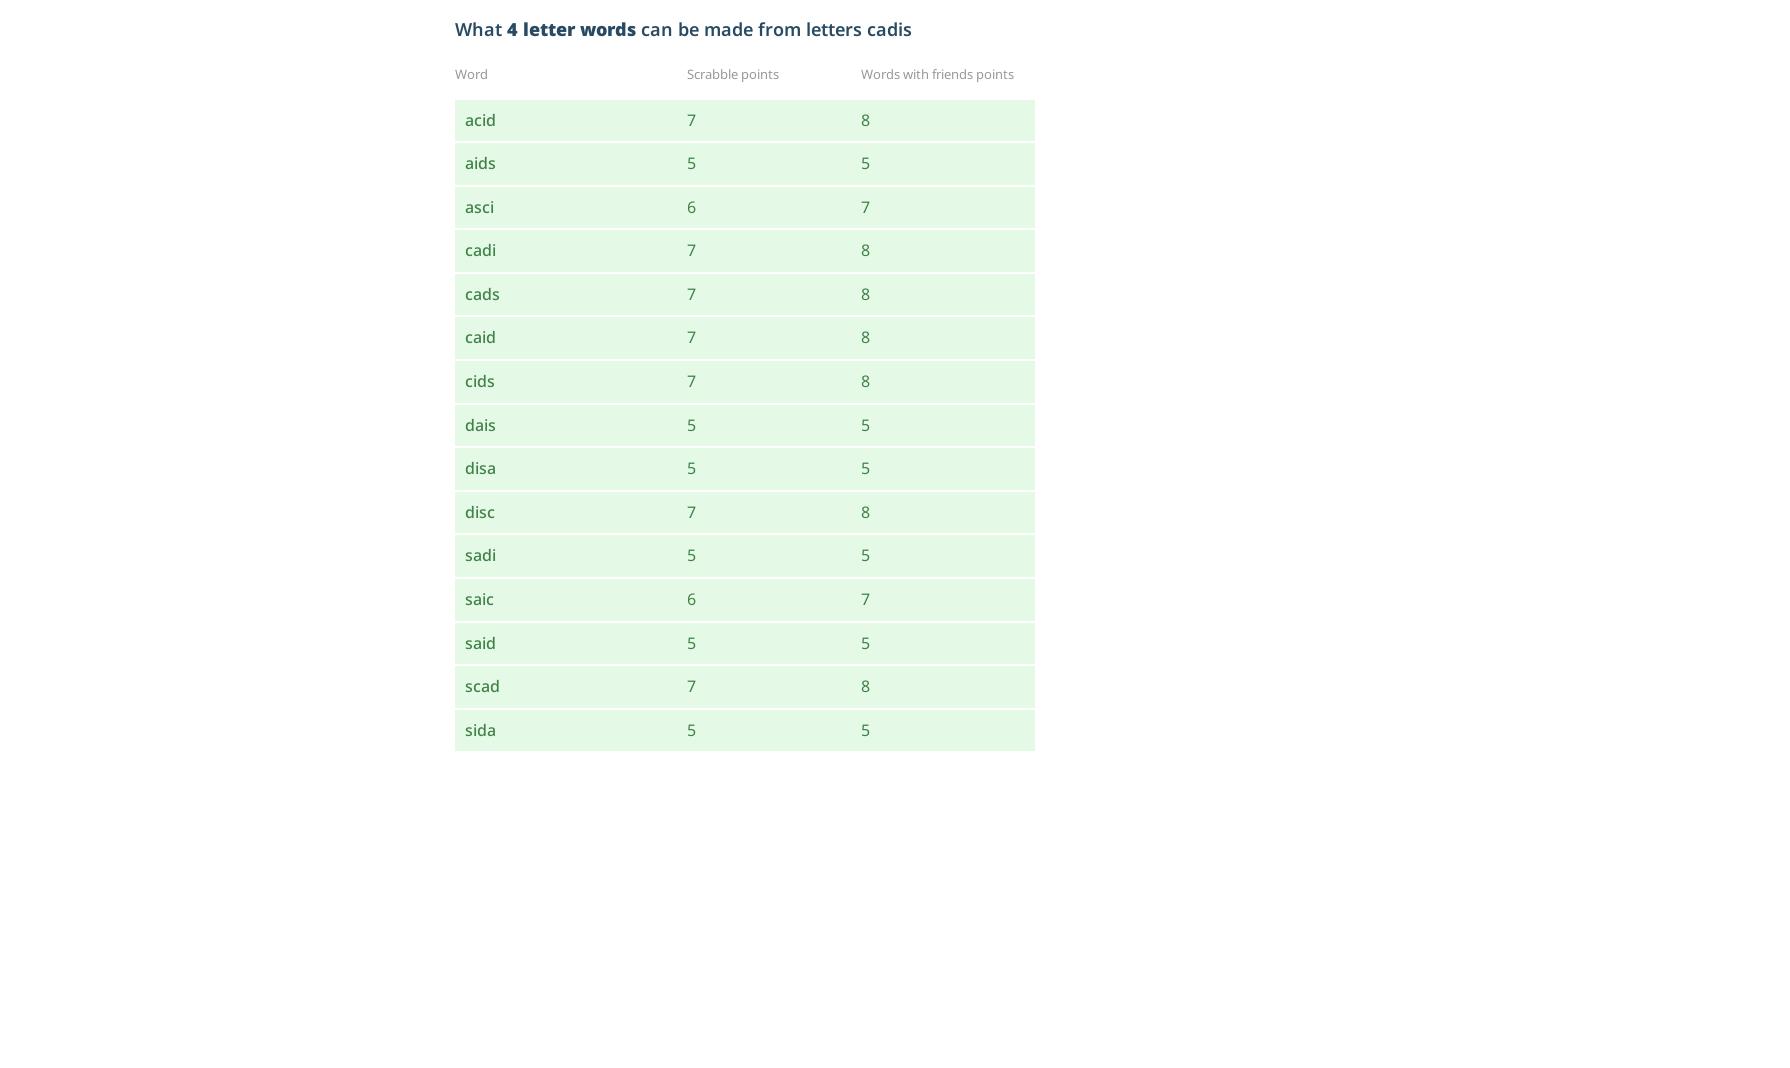  Describe the element at coordinates (772, 28) in the screenshot. I see `'can be made from letters cadis'` at that location.